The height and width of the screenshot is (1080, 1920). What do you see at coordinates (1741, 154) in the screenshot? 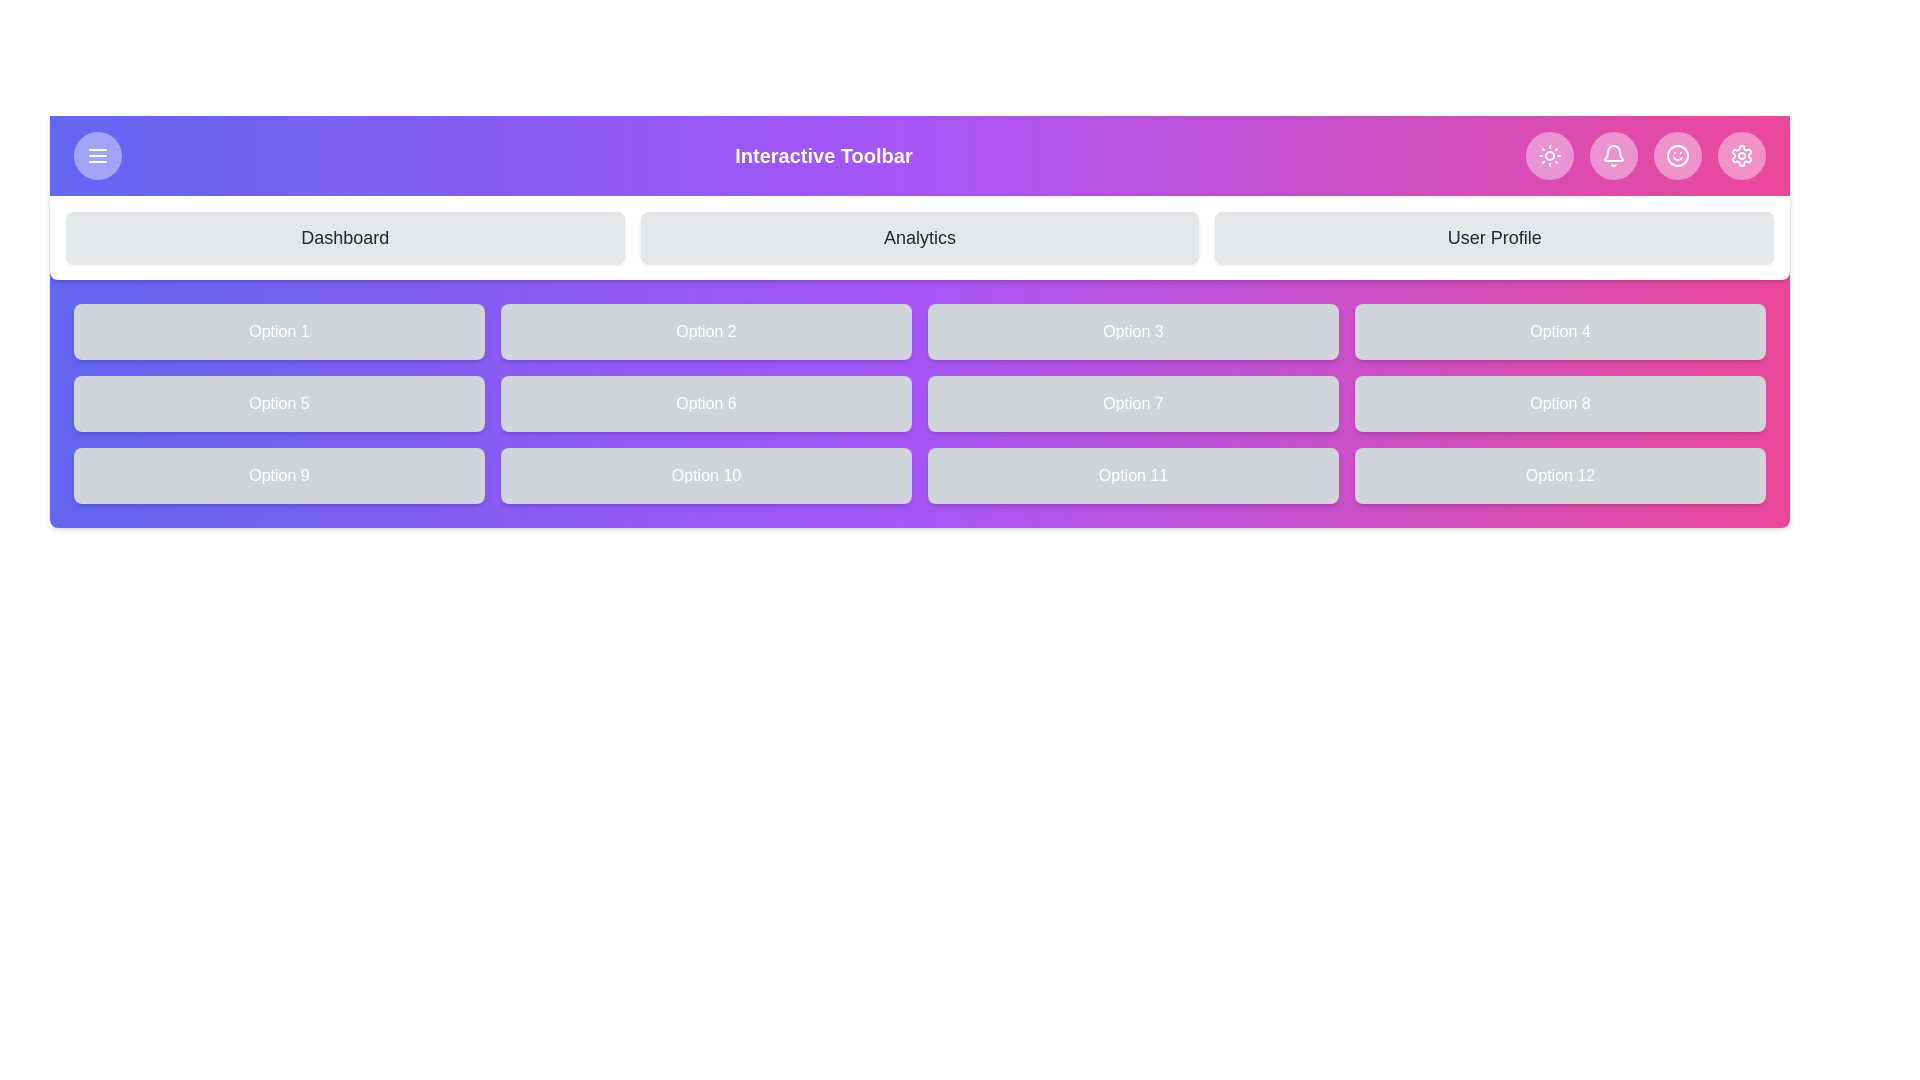
I see `the Settings icon in the navigation bar` at bounding box center [1741, 154].